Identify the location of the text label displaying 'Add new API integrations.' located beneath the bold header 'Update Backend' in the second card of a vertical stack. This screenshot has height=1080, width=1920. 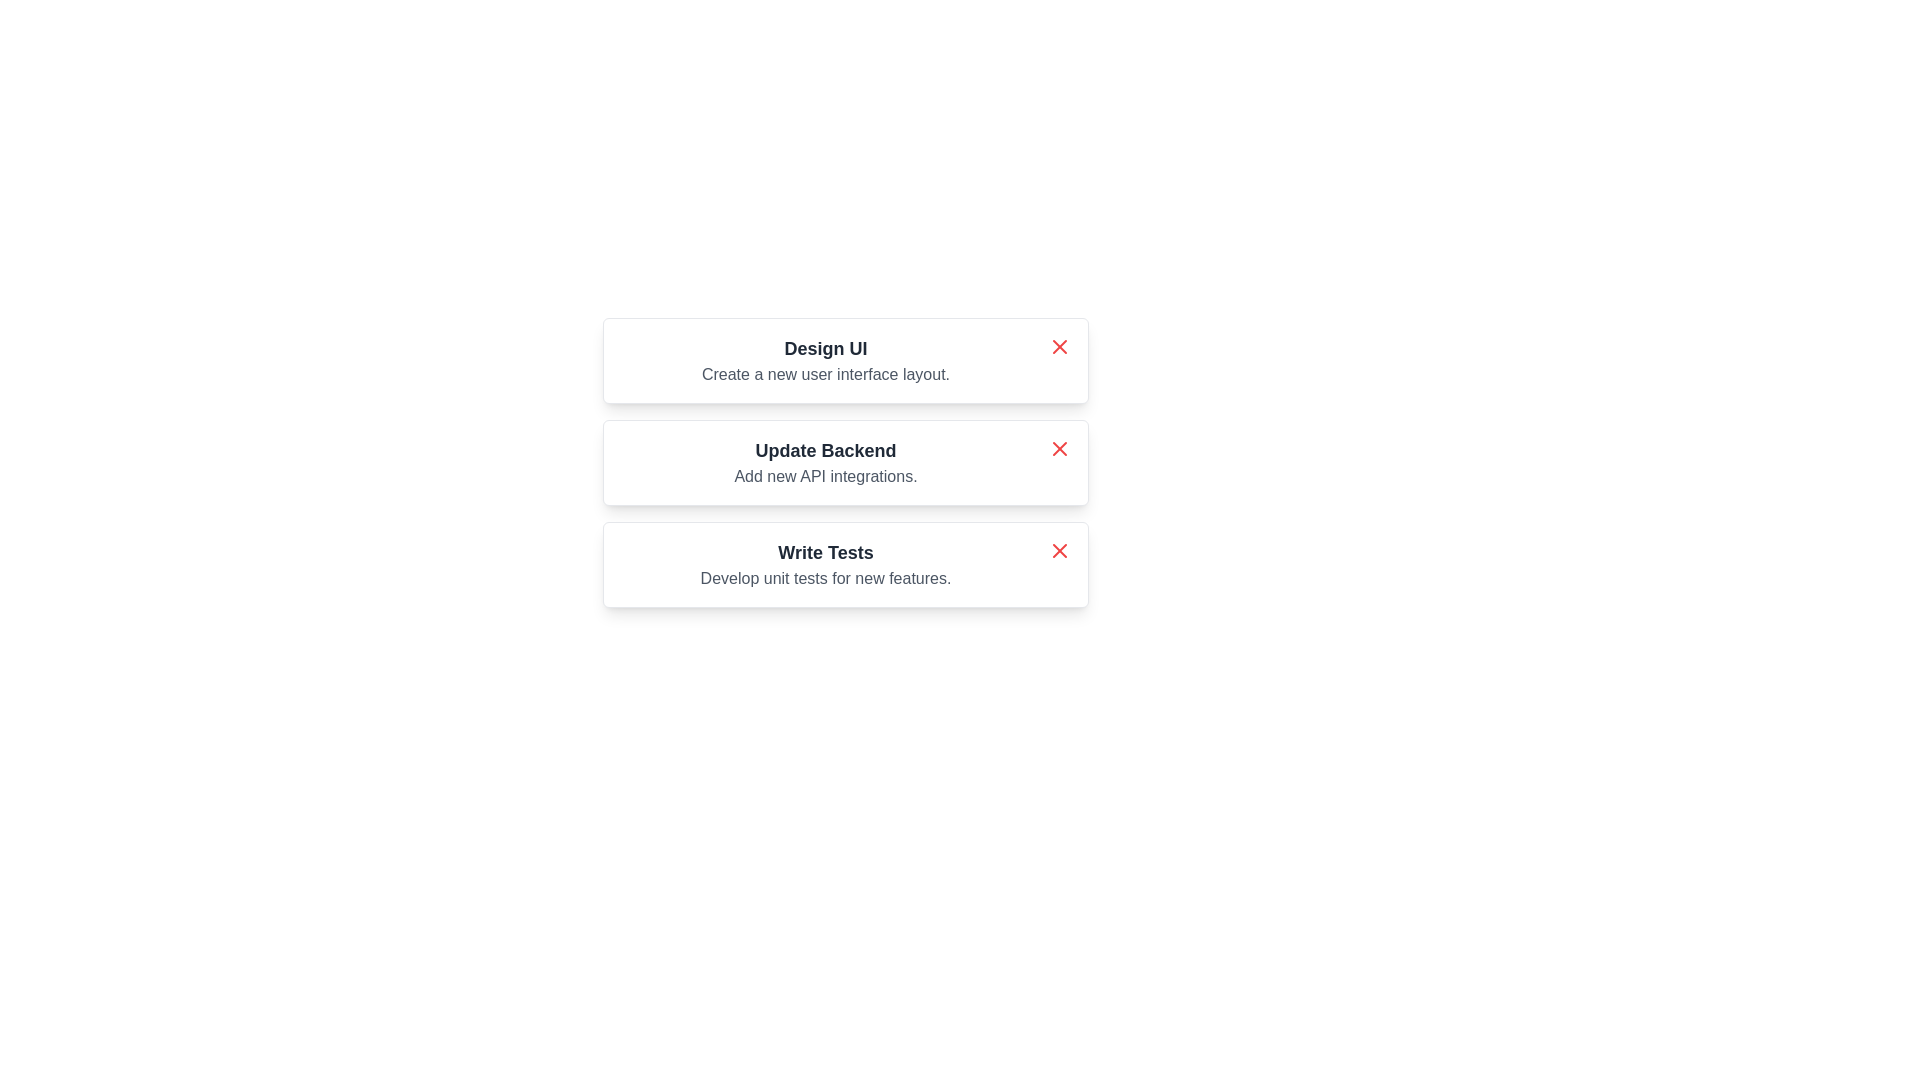
(825, 477).